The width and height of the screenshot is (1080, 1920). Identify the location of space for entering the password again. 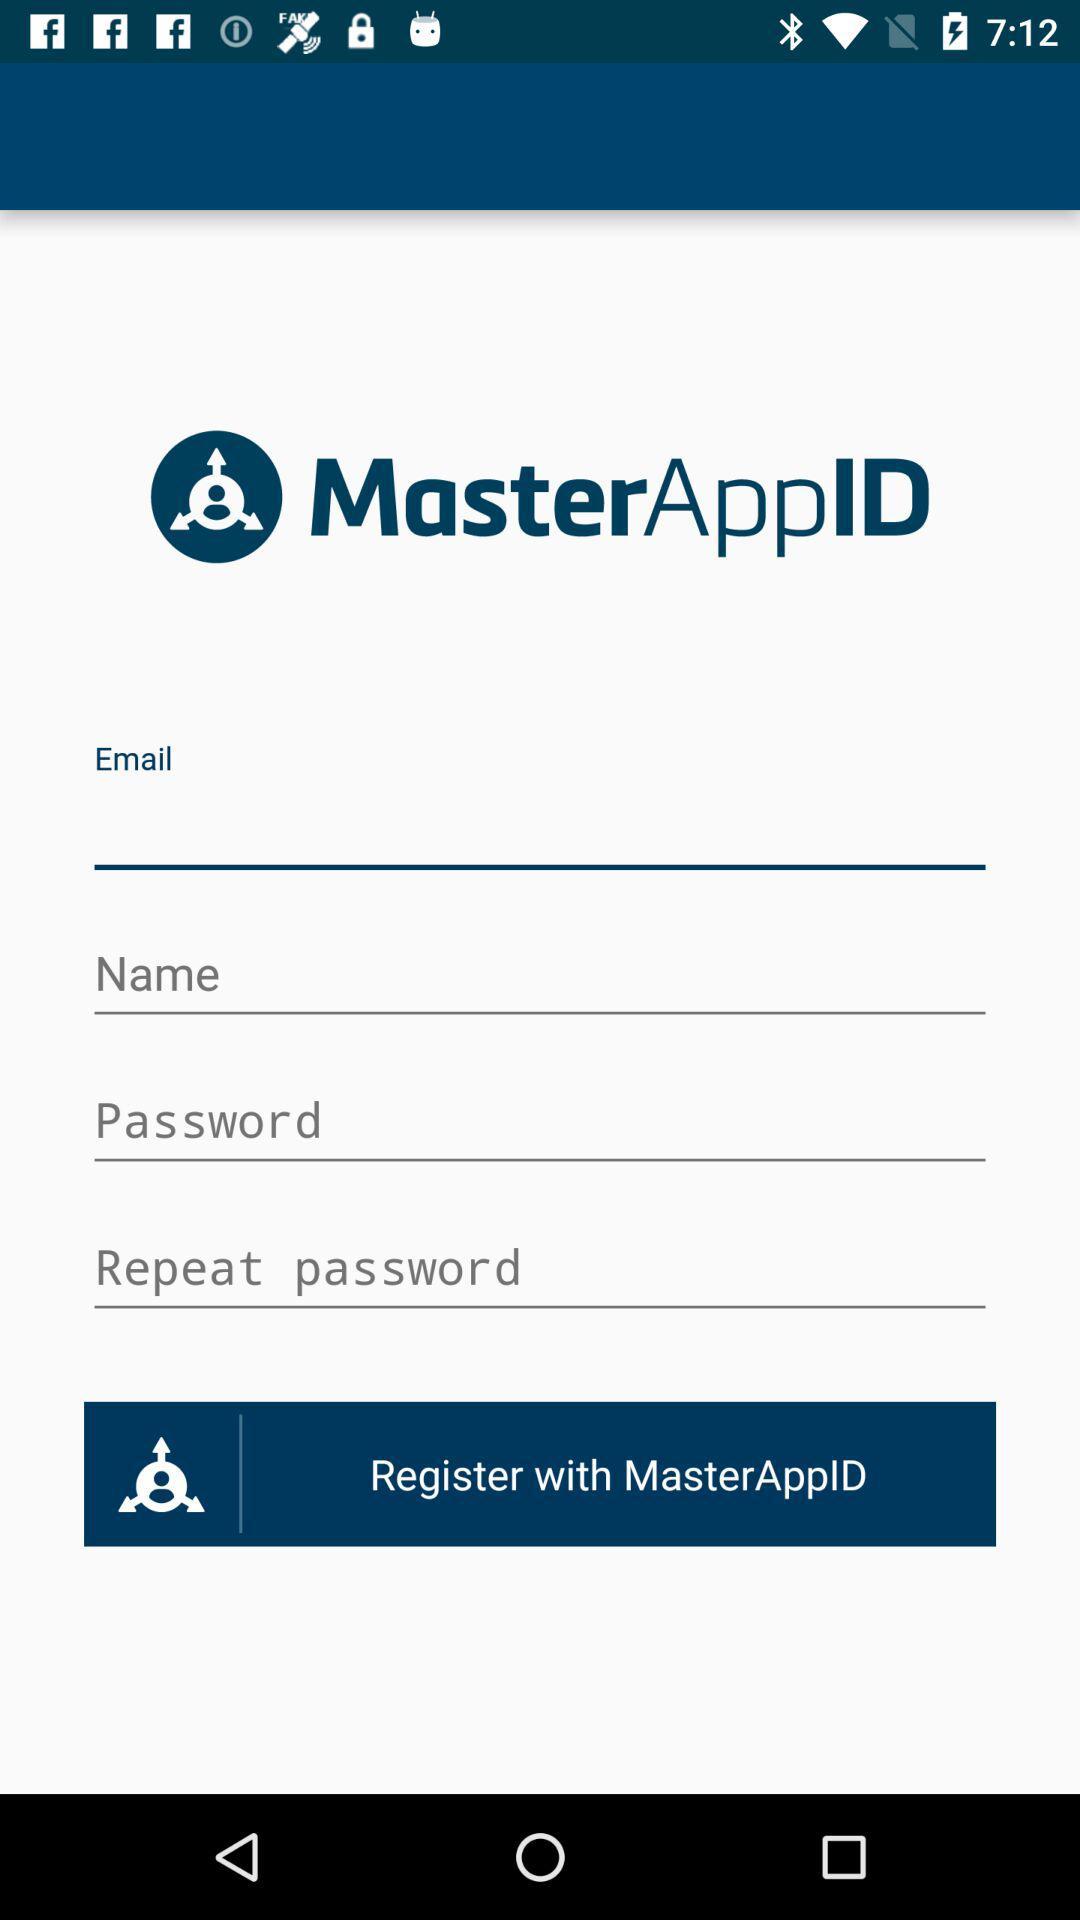
(540, 1268).